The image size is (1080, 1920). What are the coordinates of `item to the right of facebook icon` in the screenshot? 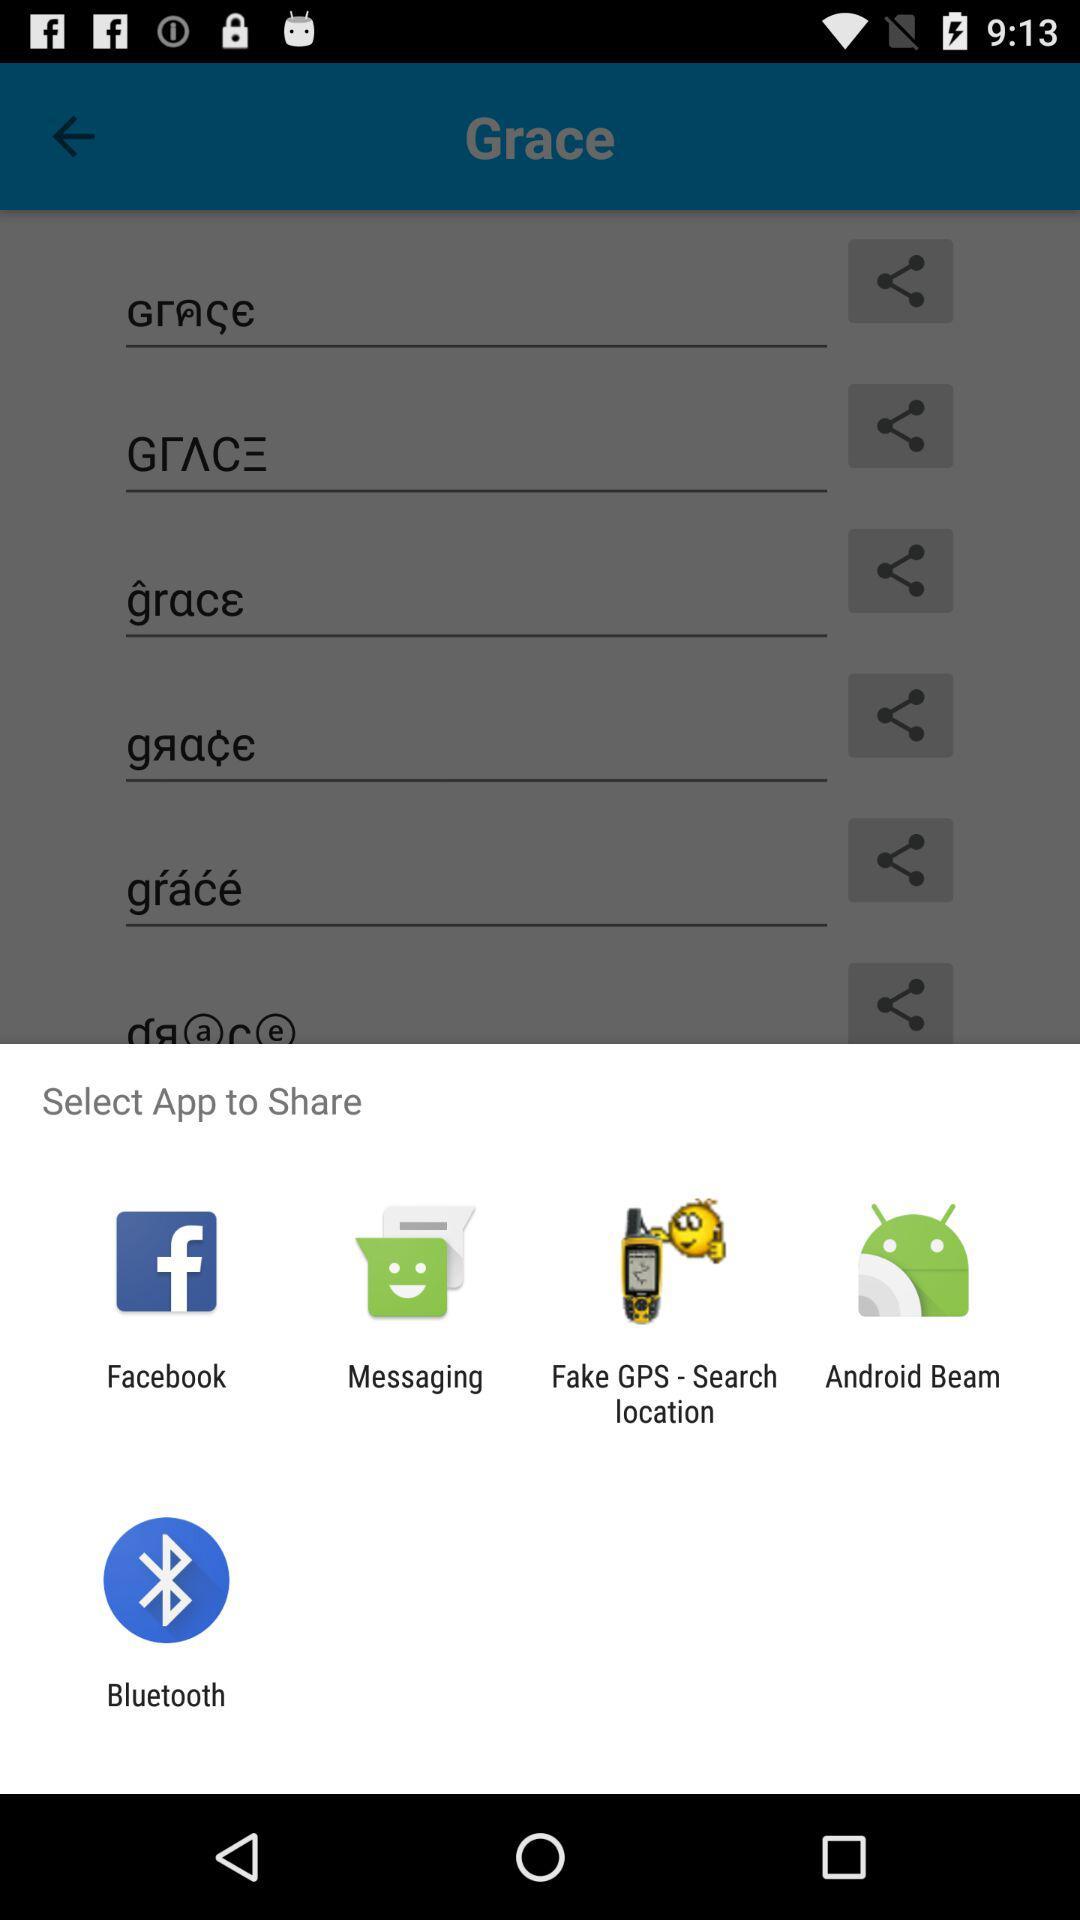 It's located at (414, 1392).